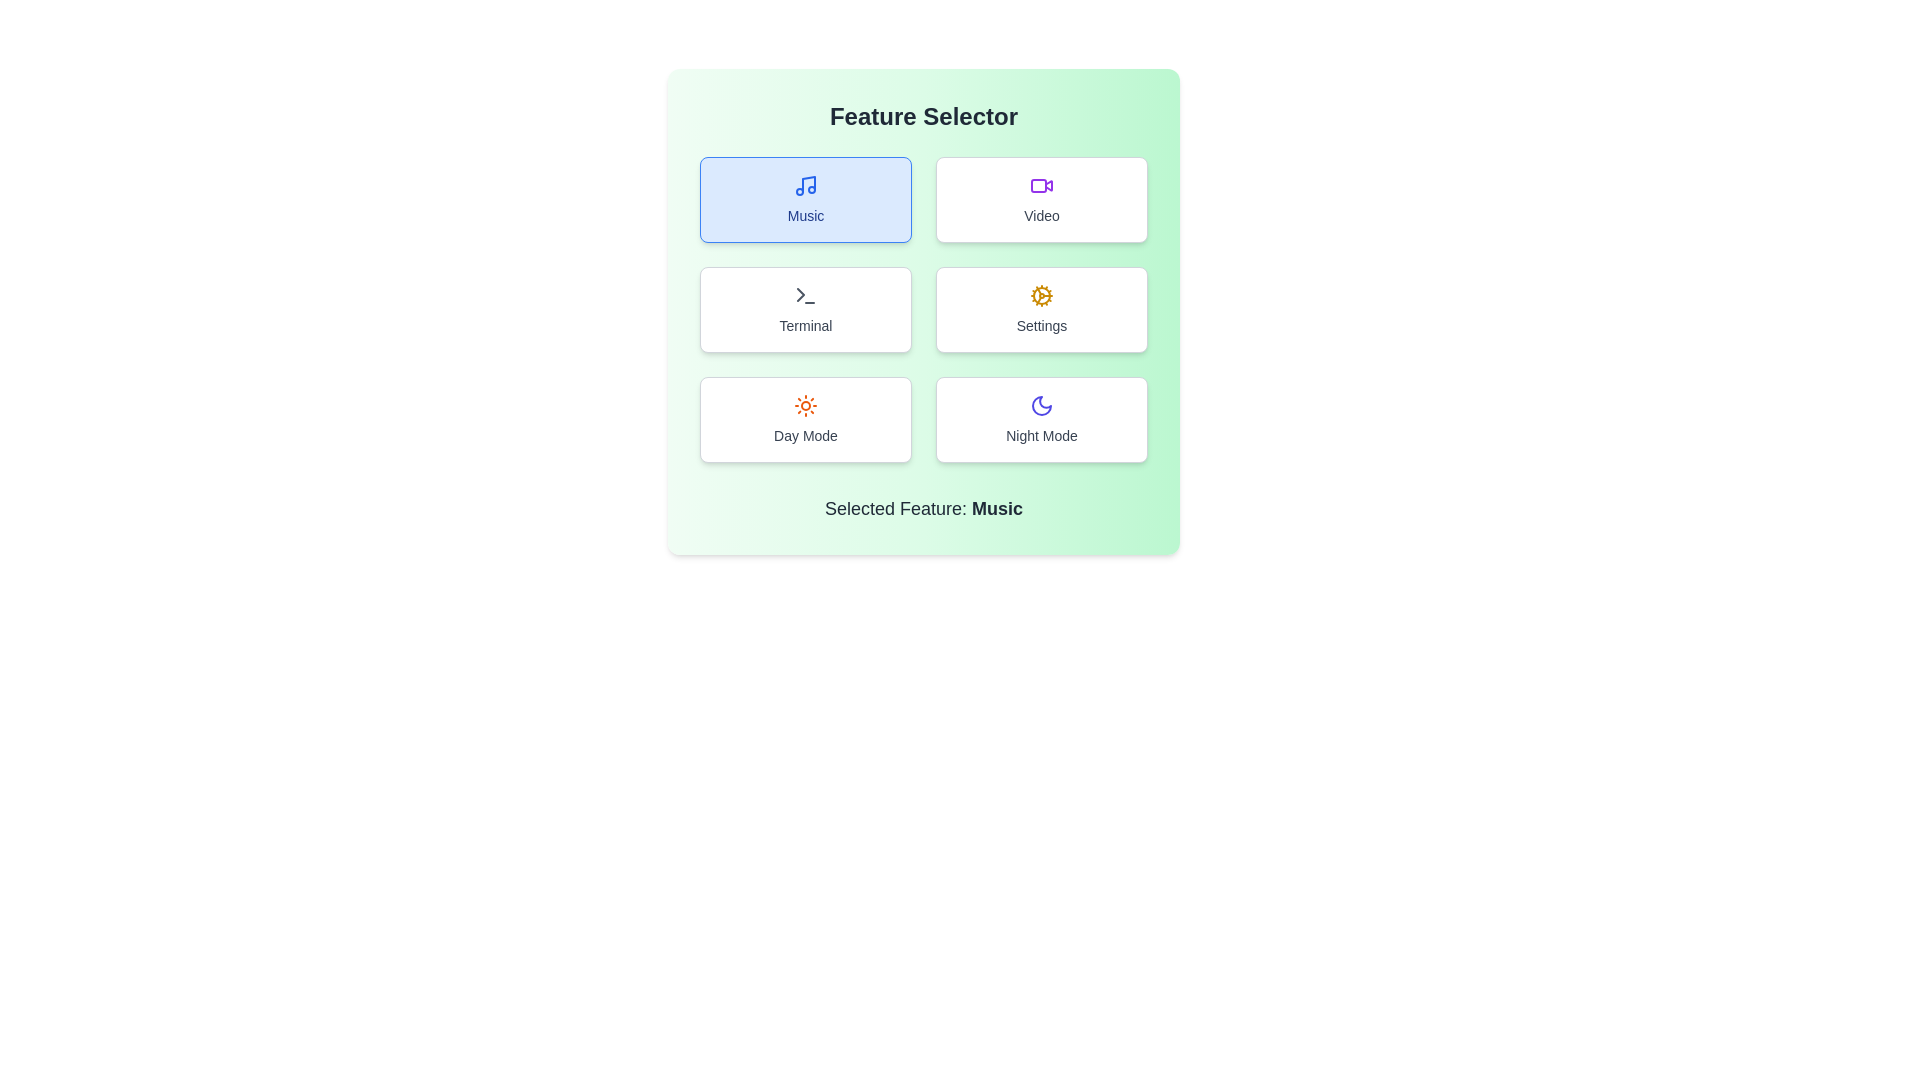 The height and width of the screenshot is (1080, 1920). What do you see at coordinates (1040, 309) in the screenshot?
I see `the 'Settings' button` at bounding box center [1040, 309].